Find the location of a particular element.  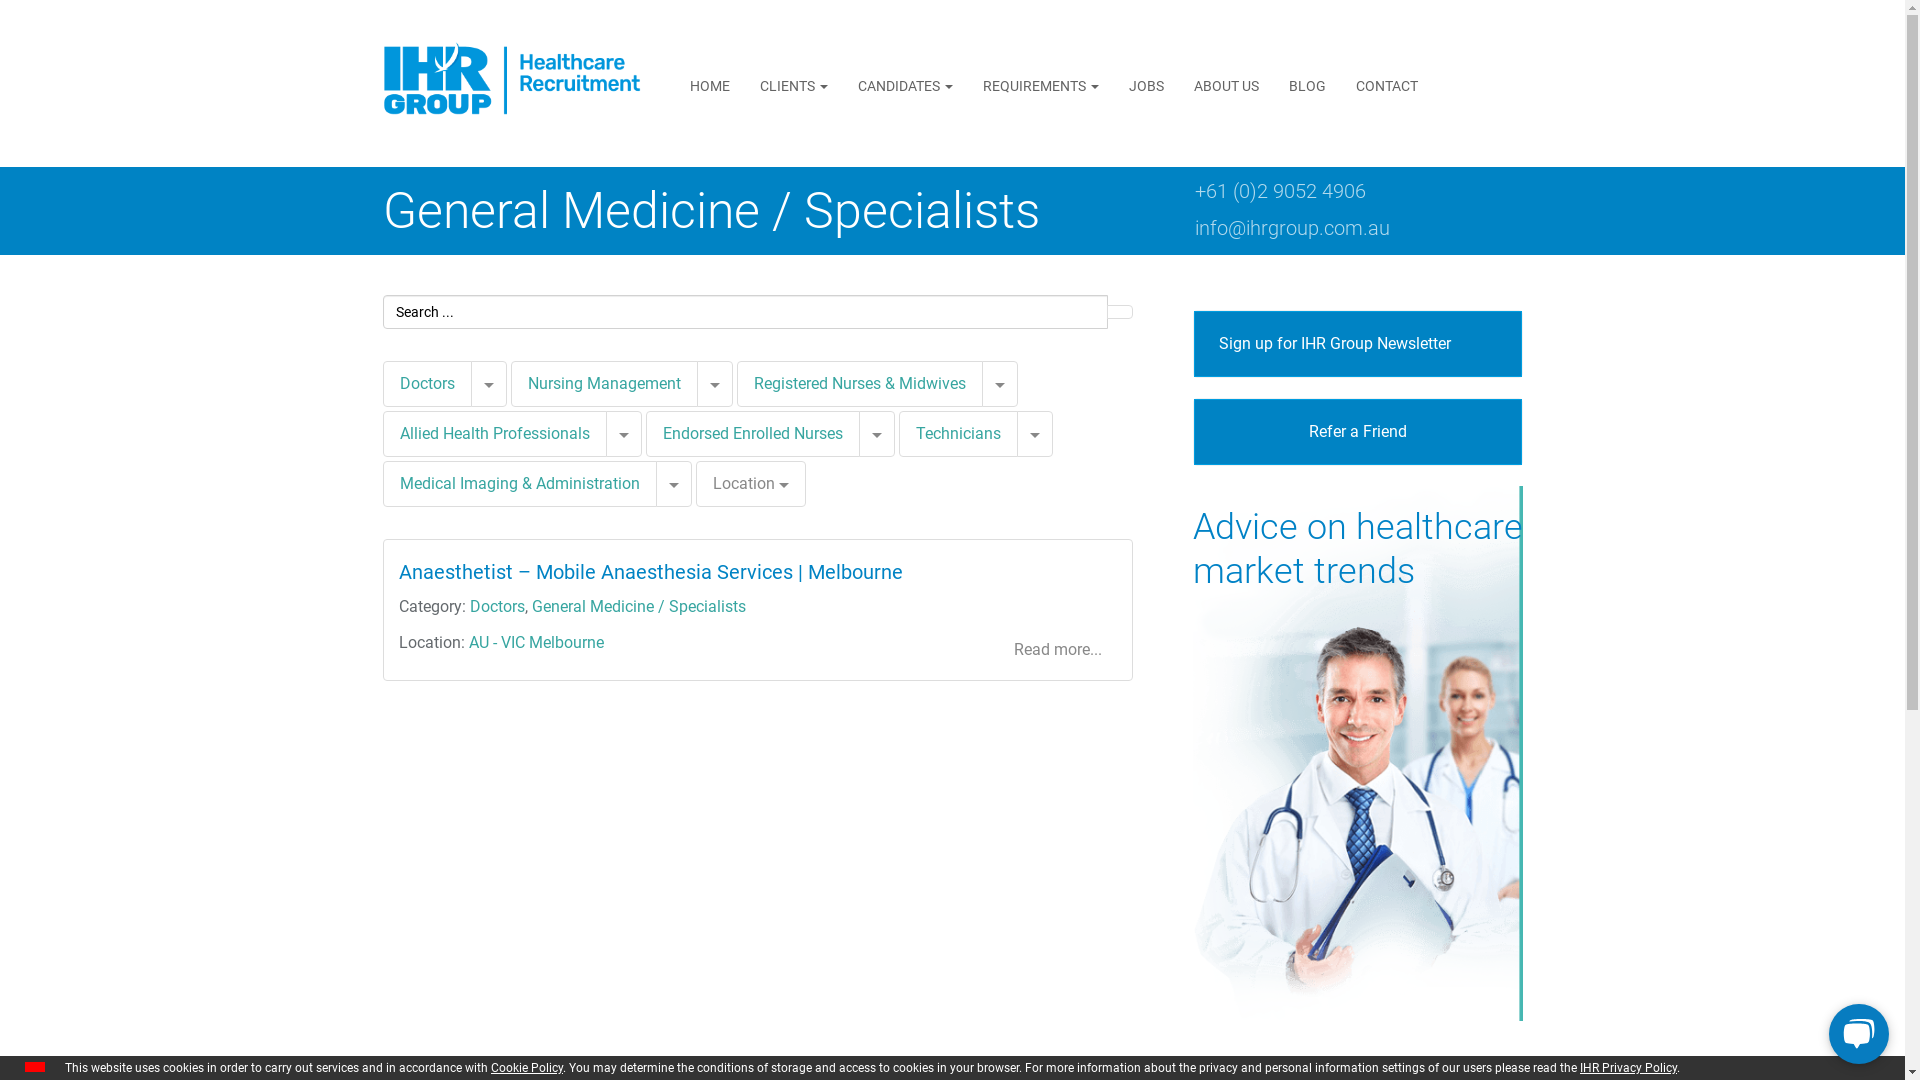

'+61 (0)2 9052 4906' is located at coordinates (1278, 191).